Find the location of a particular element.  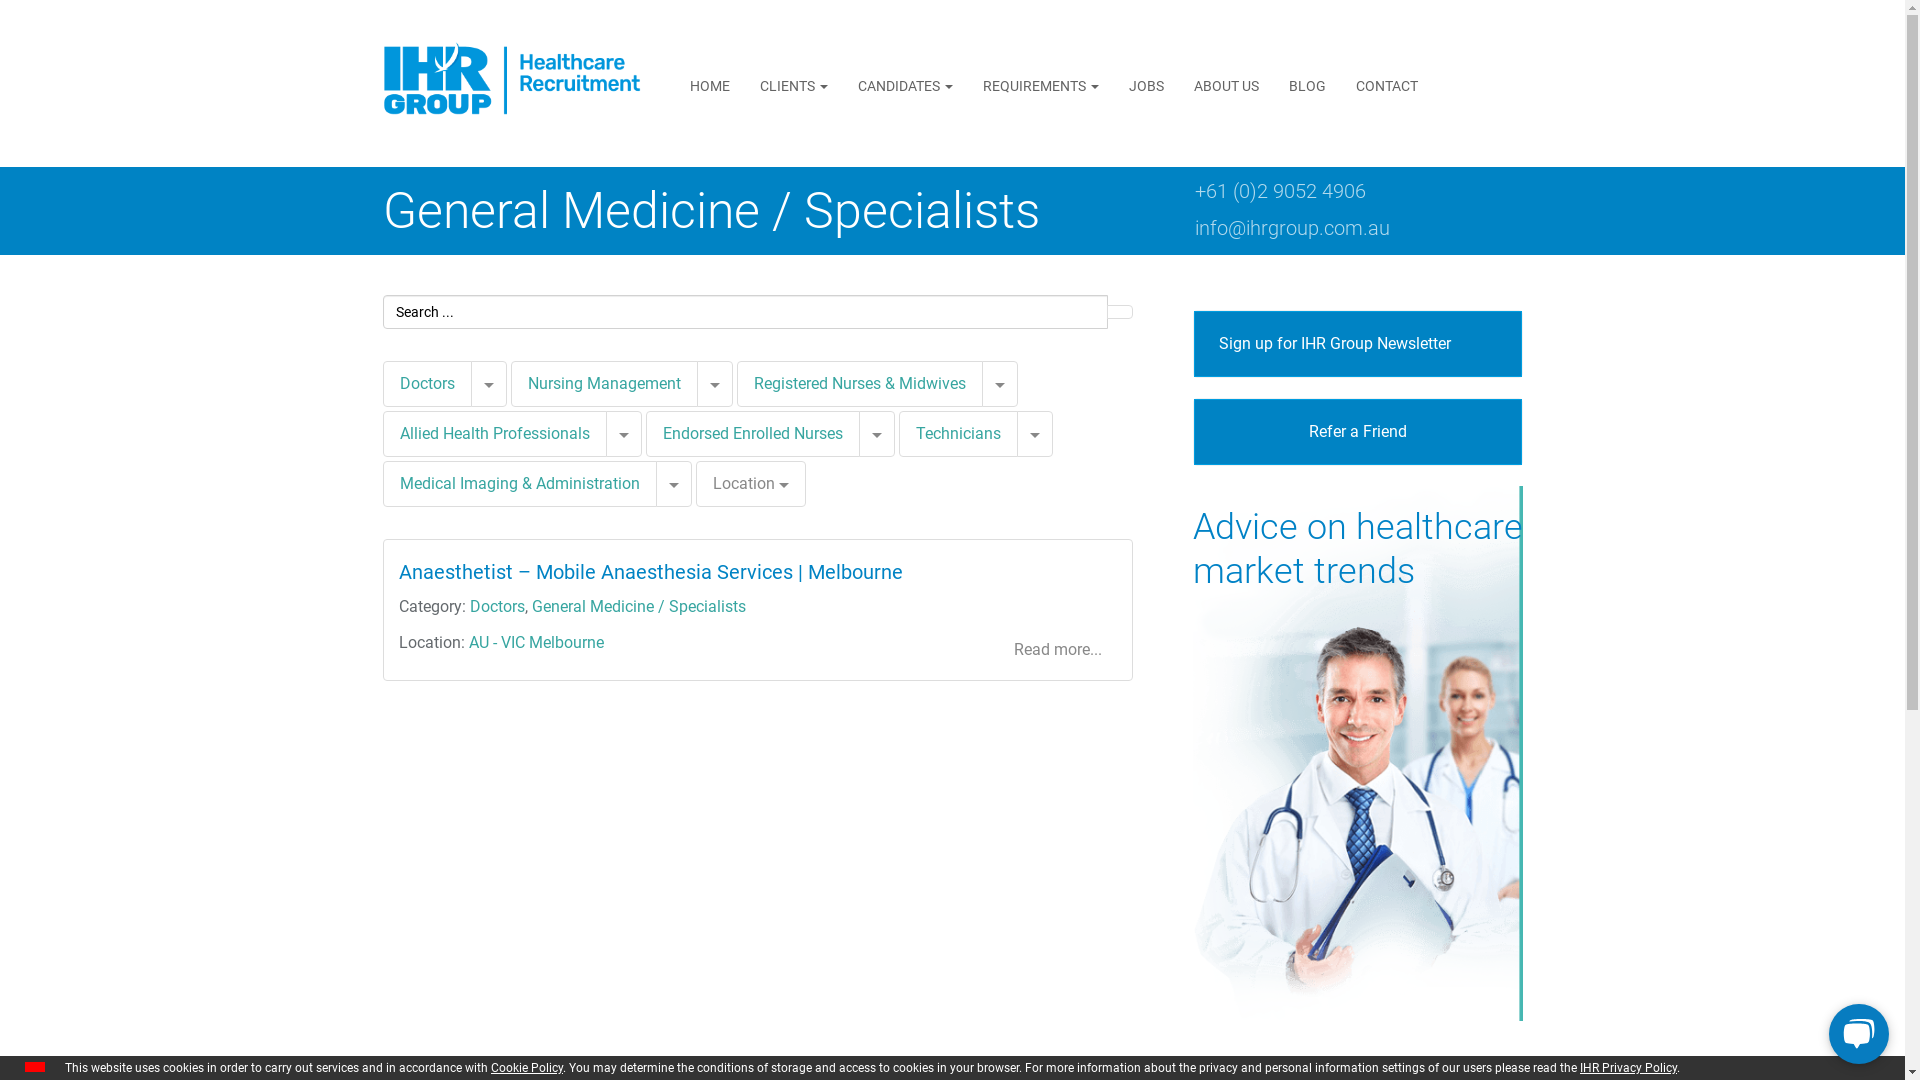

'+61 (0)2 9052 4906' is located at coordinates (1278, 191).